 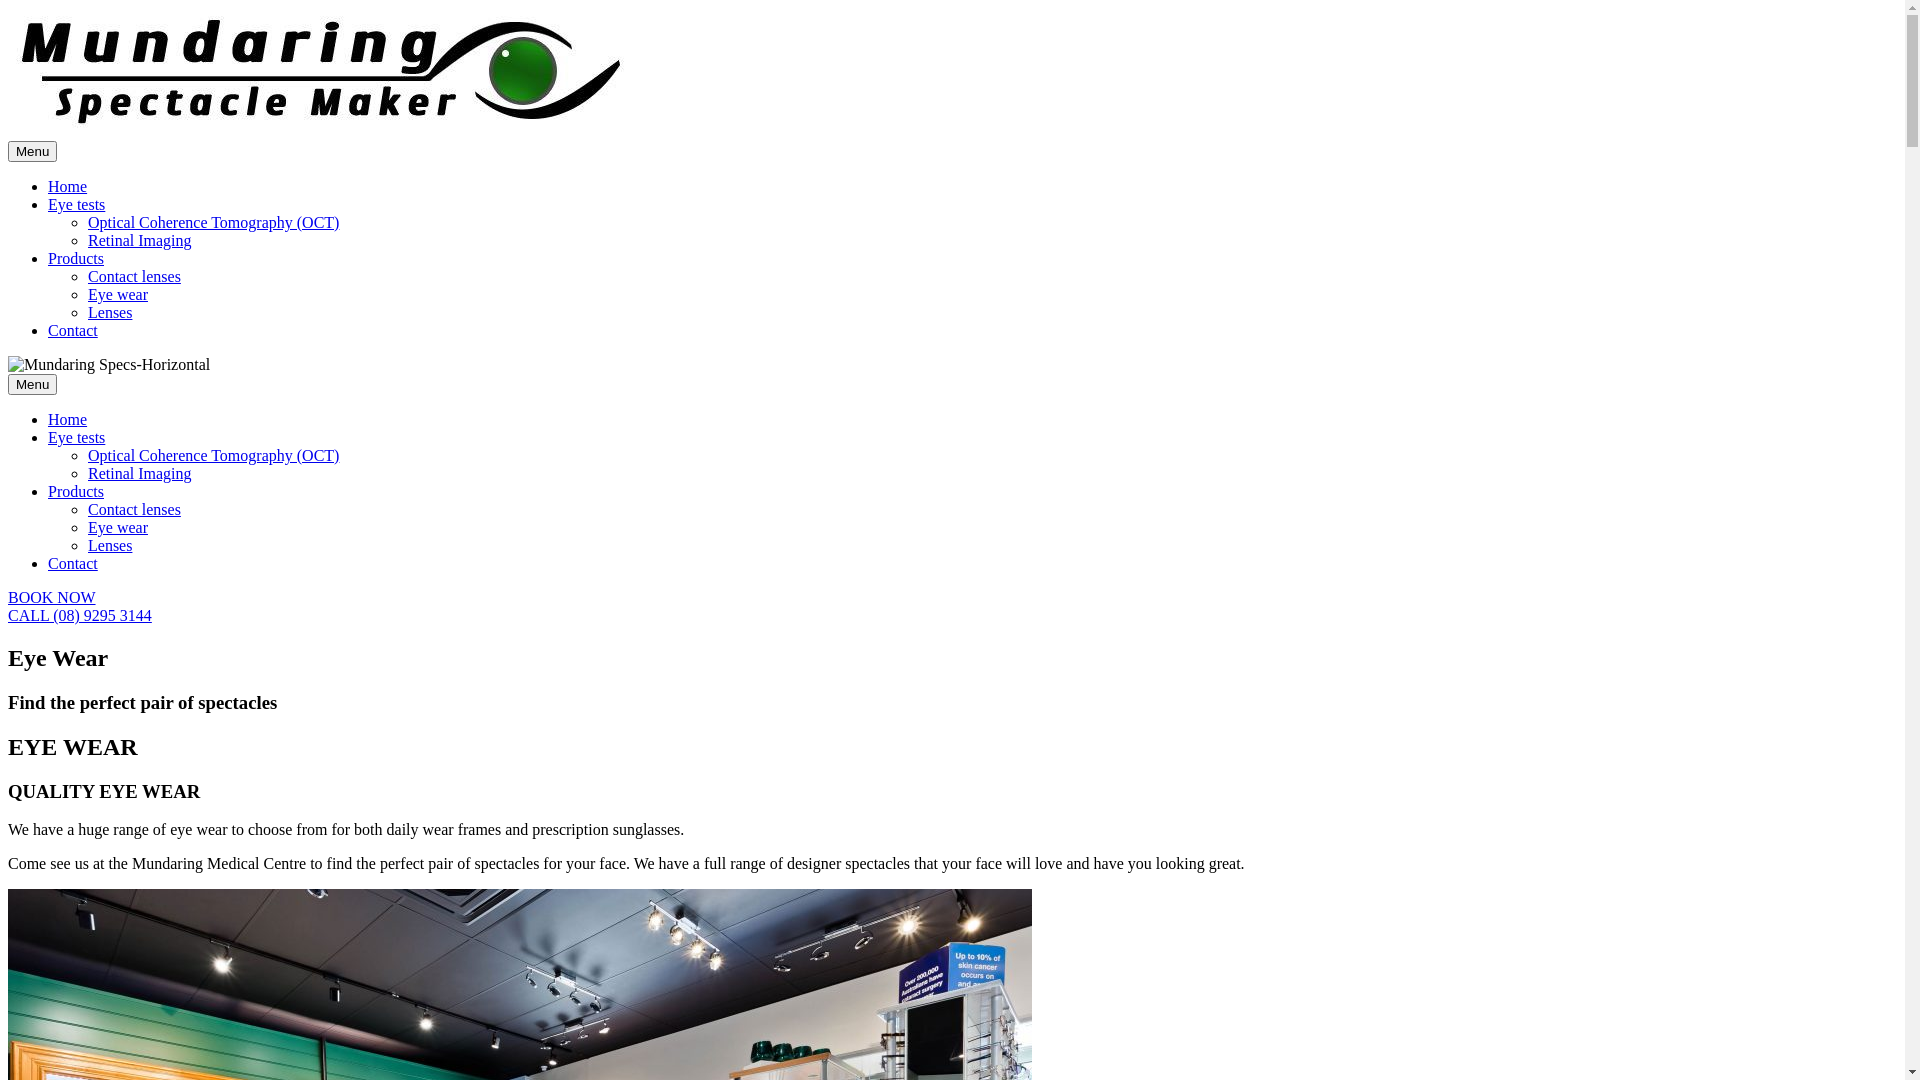 I want to click on 'Eye wear', so click(x=117, y=526).